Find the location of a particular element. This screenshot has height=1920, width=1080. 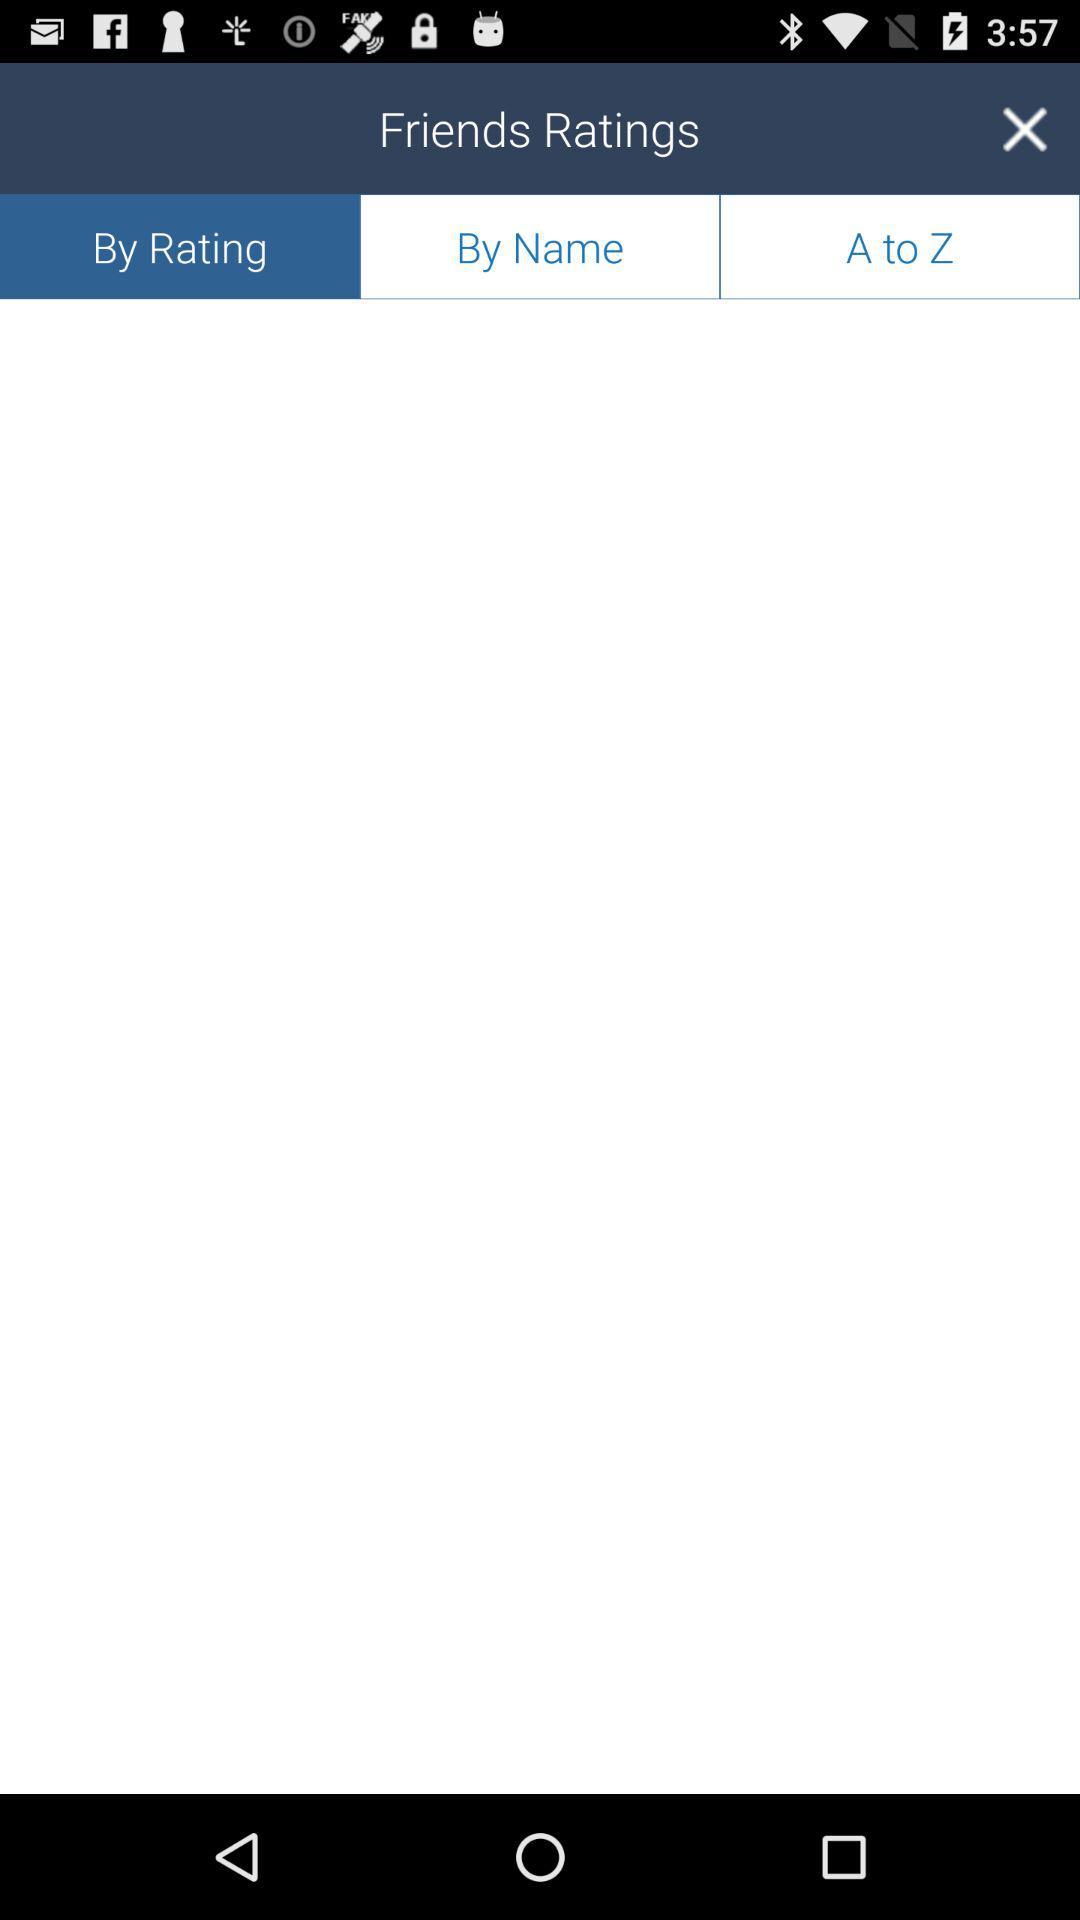

app to the left of the a to z app is located at coordinates (540, 245).